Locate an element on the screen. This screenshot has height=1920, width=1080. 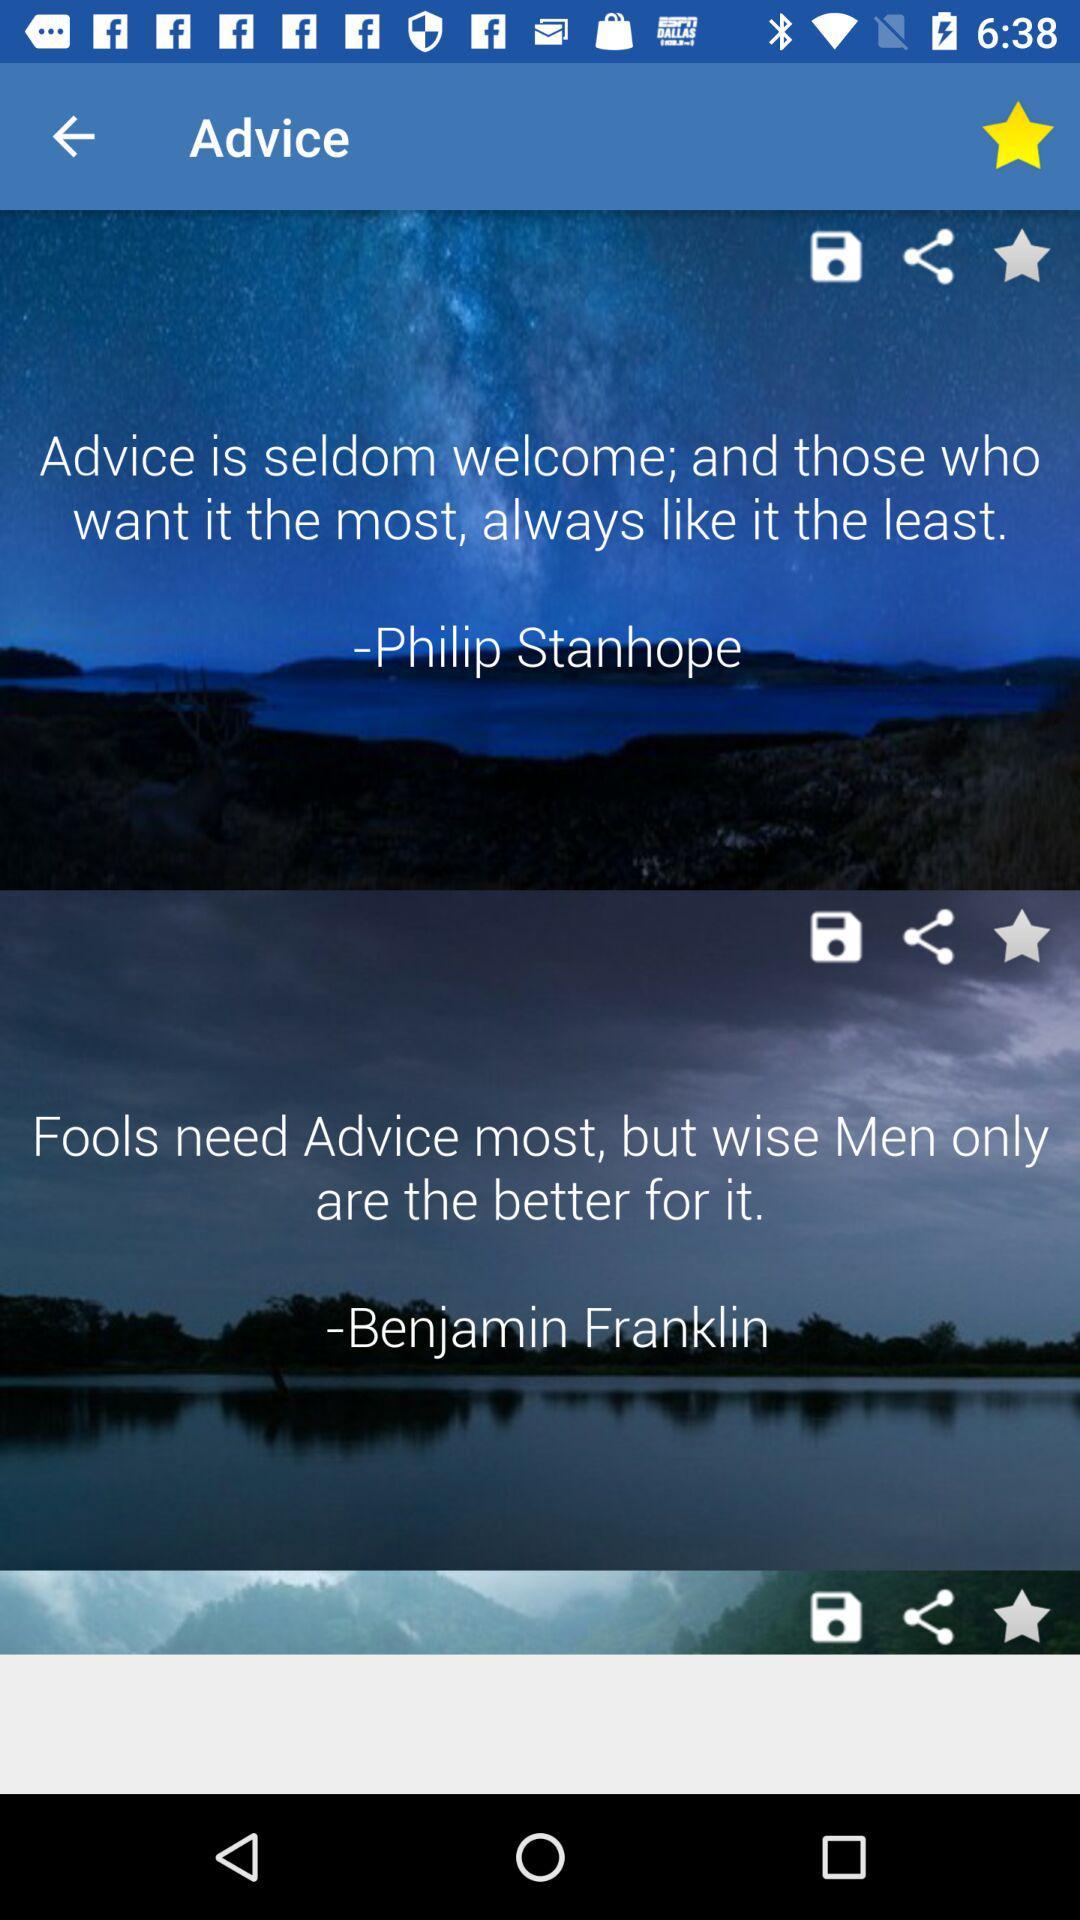
the item next to the advice is located at coordinates (1017, 135).